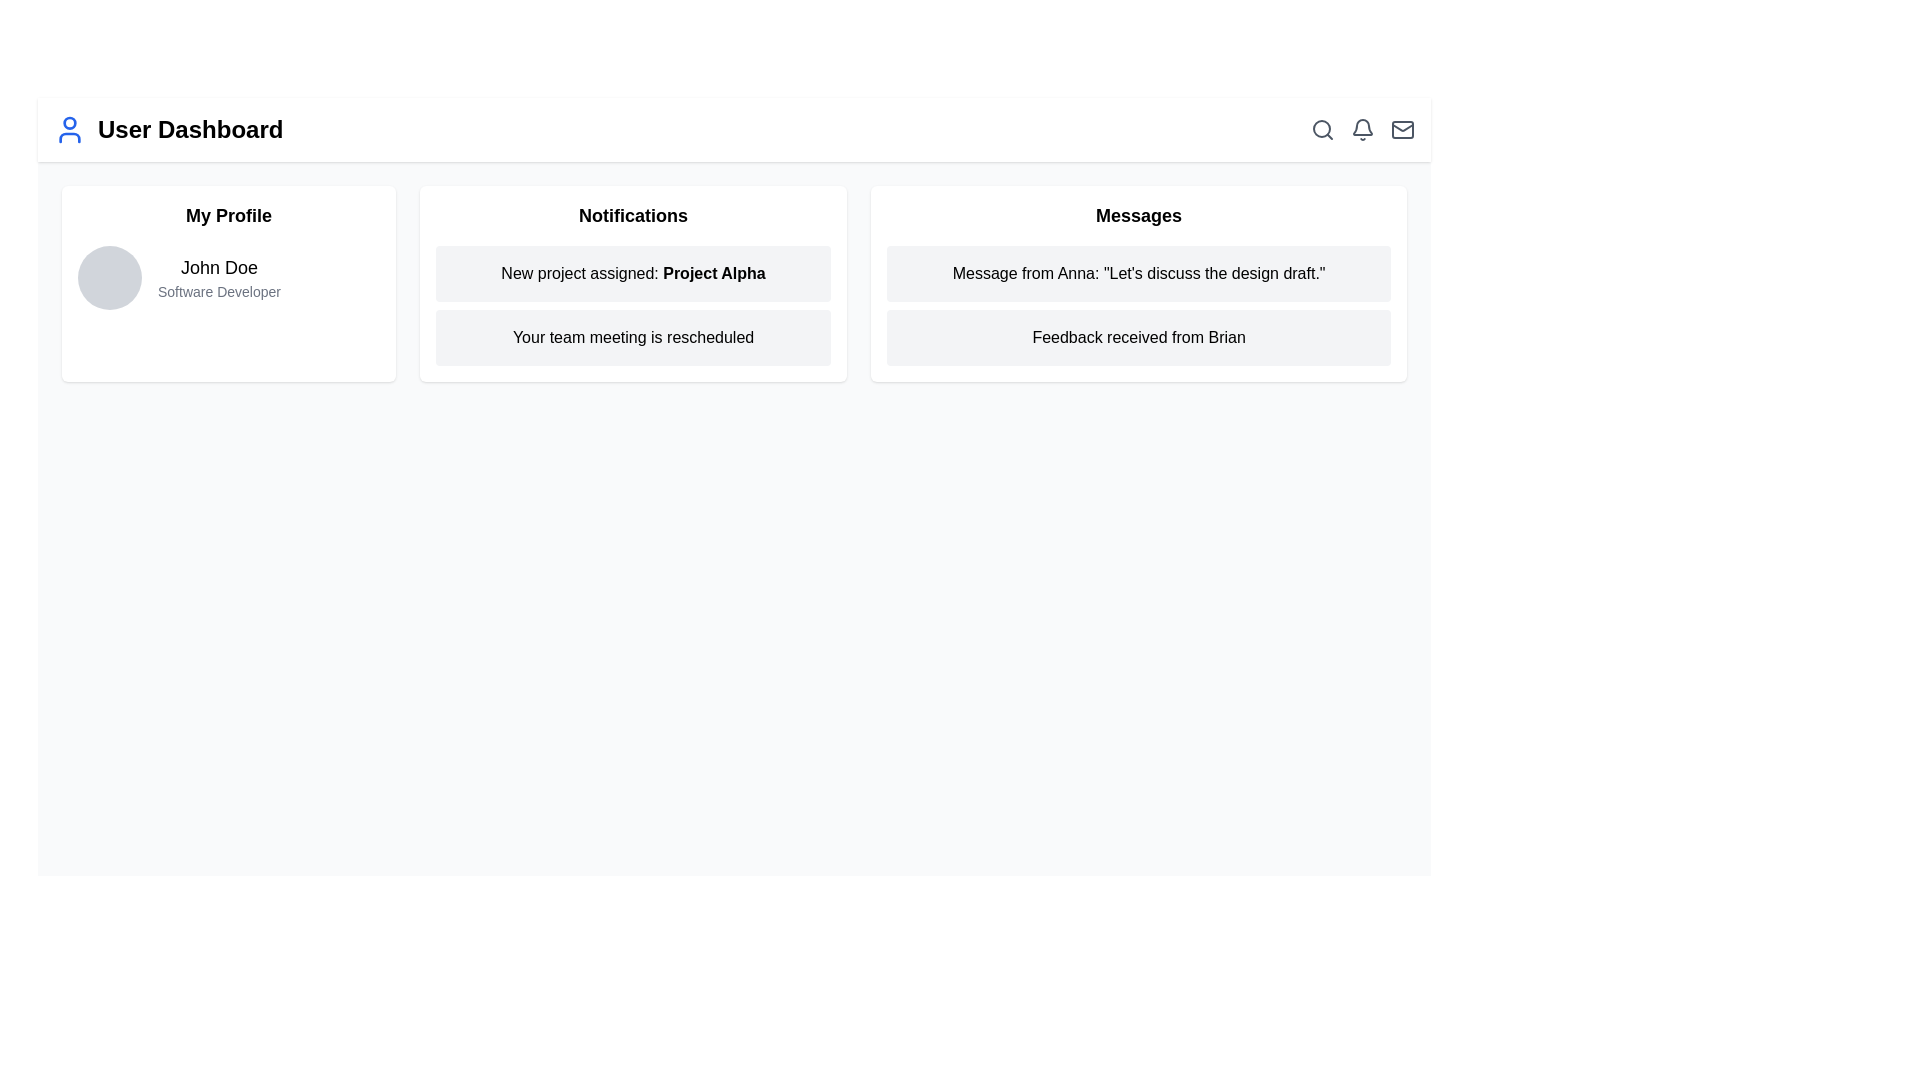 Image resolution: width=1920 pixels, height=1080 pixels. What do you see at coordinates (1401, 130) in the screenshot?
I see `the icon button located at the top-right corner of the interface, which is the last icon in a row following the bell icon` at bounding box center [1401, 130].